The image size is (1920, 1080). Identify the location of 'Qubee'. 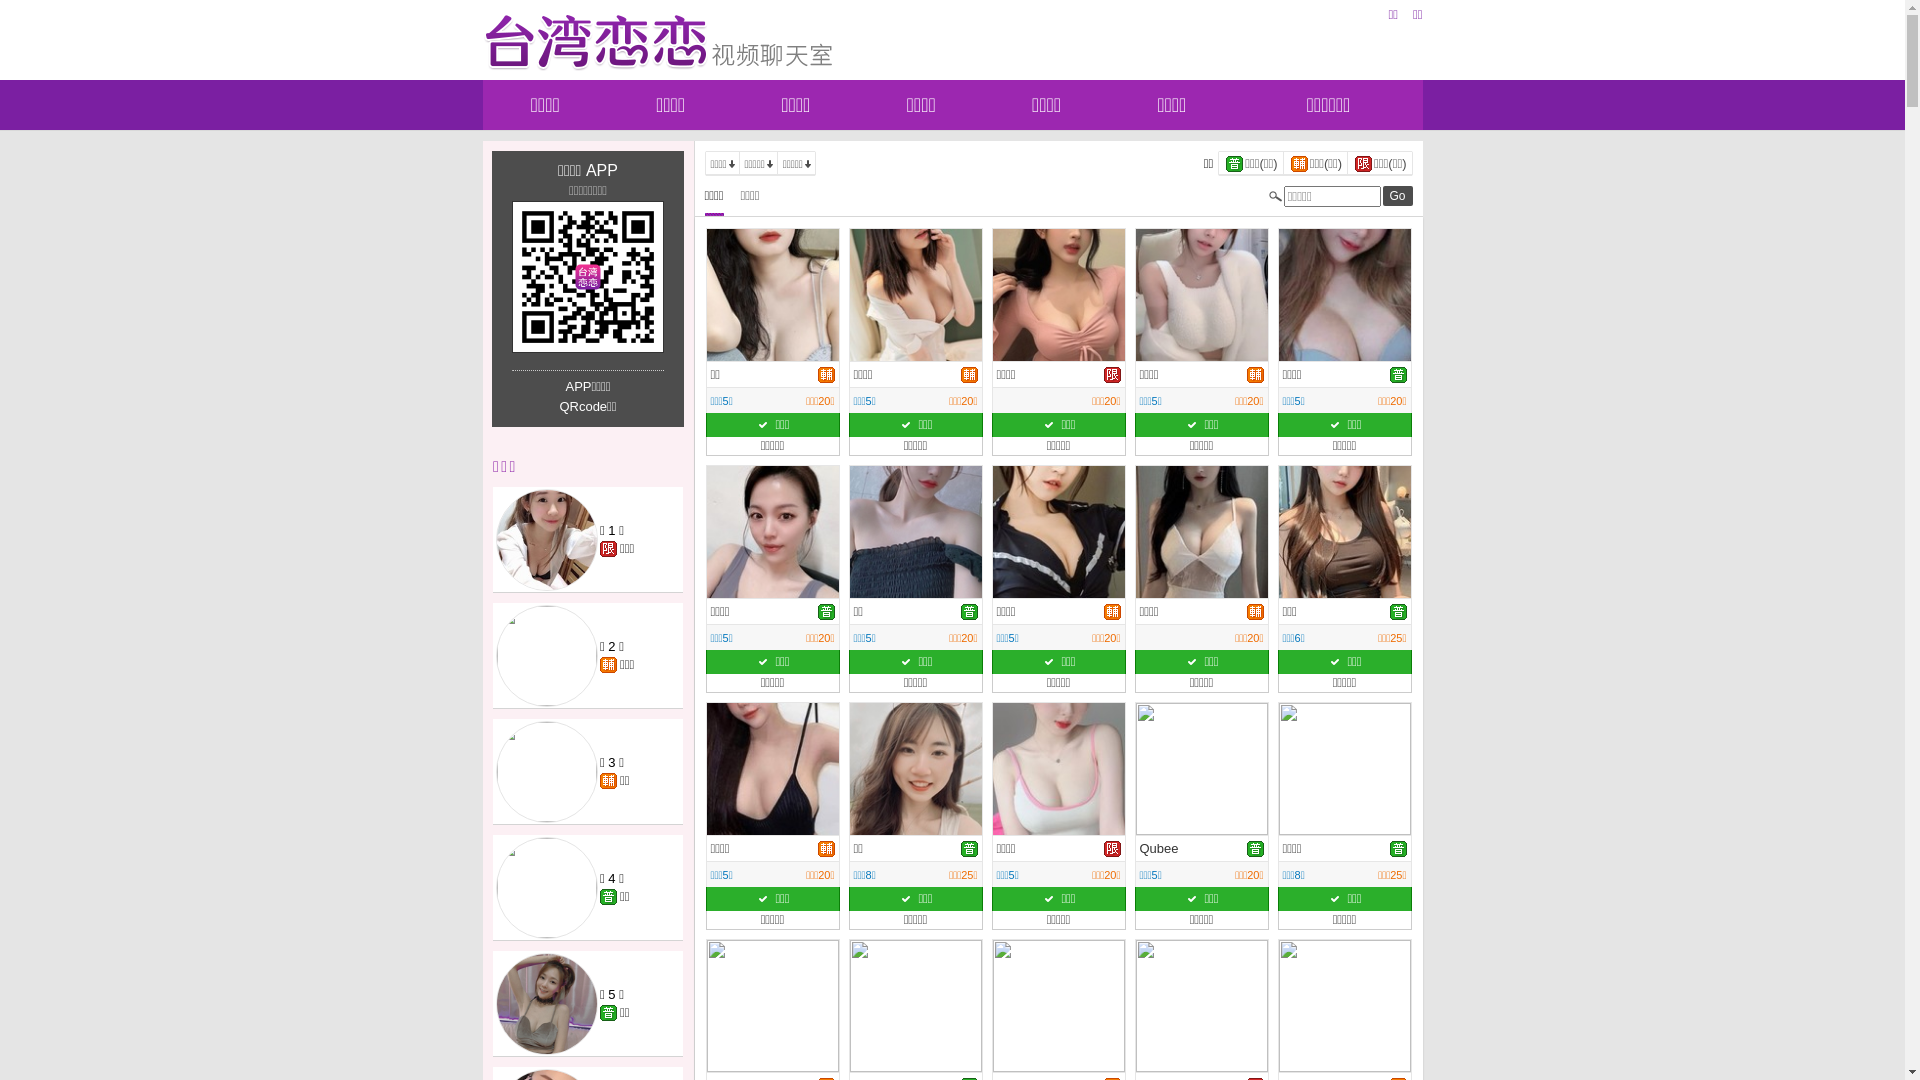
(1159, 848).